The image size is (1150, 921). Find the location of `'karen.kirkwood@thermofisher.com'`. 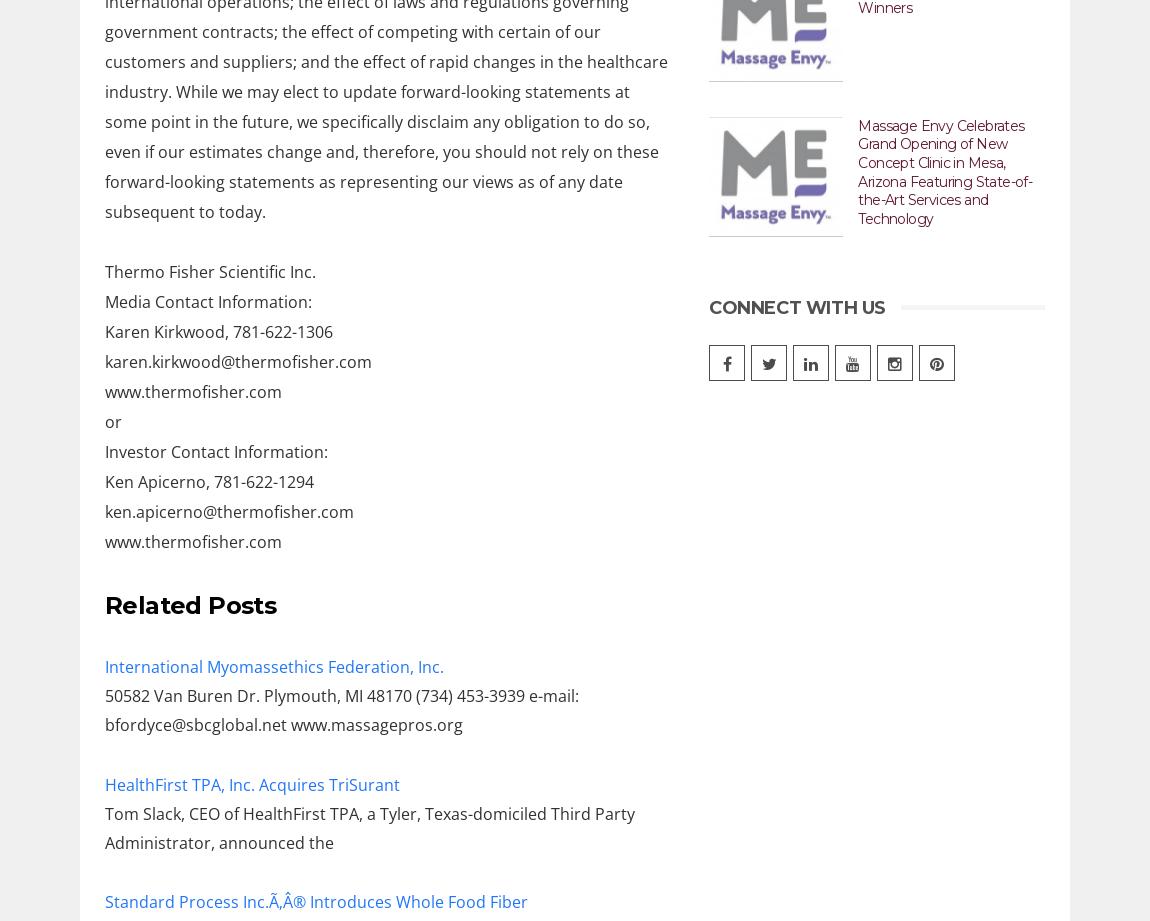

'karen.kirkwood@thermofisher.com' is located at coordinates (237, 361).